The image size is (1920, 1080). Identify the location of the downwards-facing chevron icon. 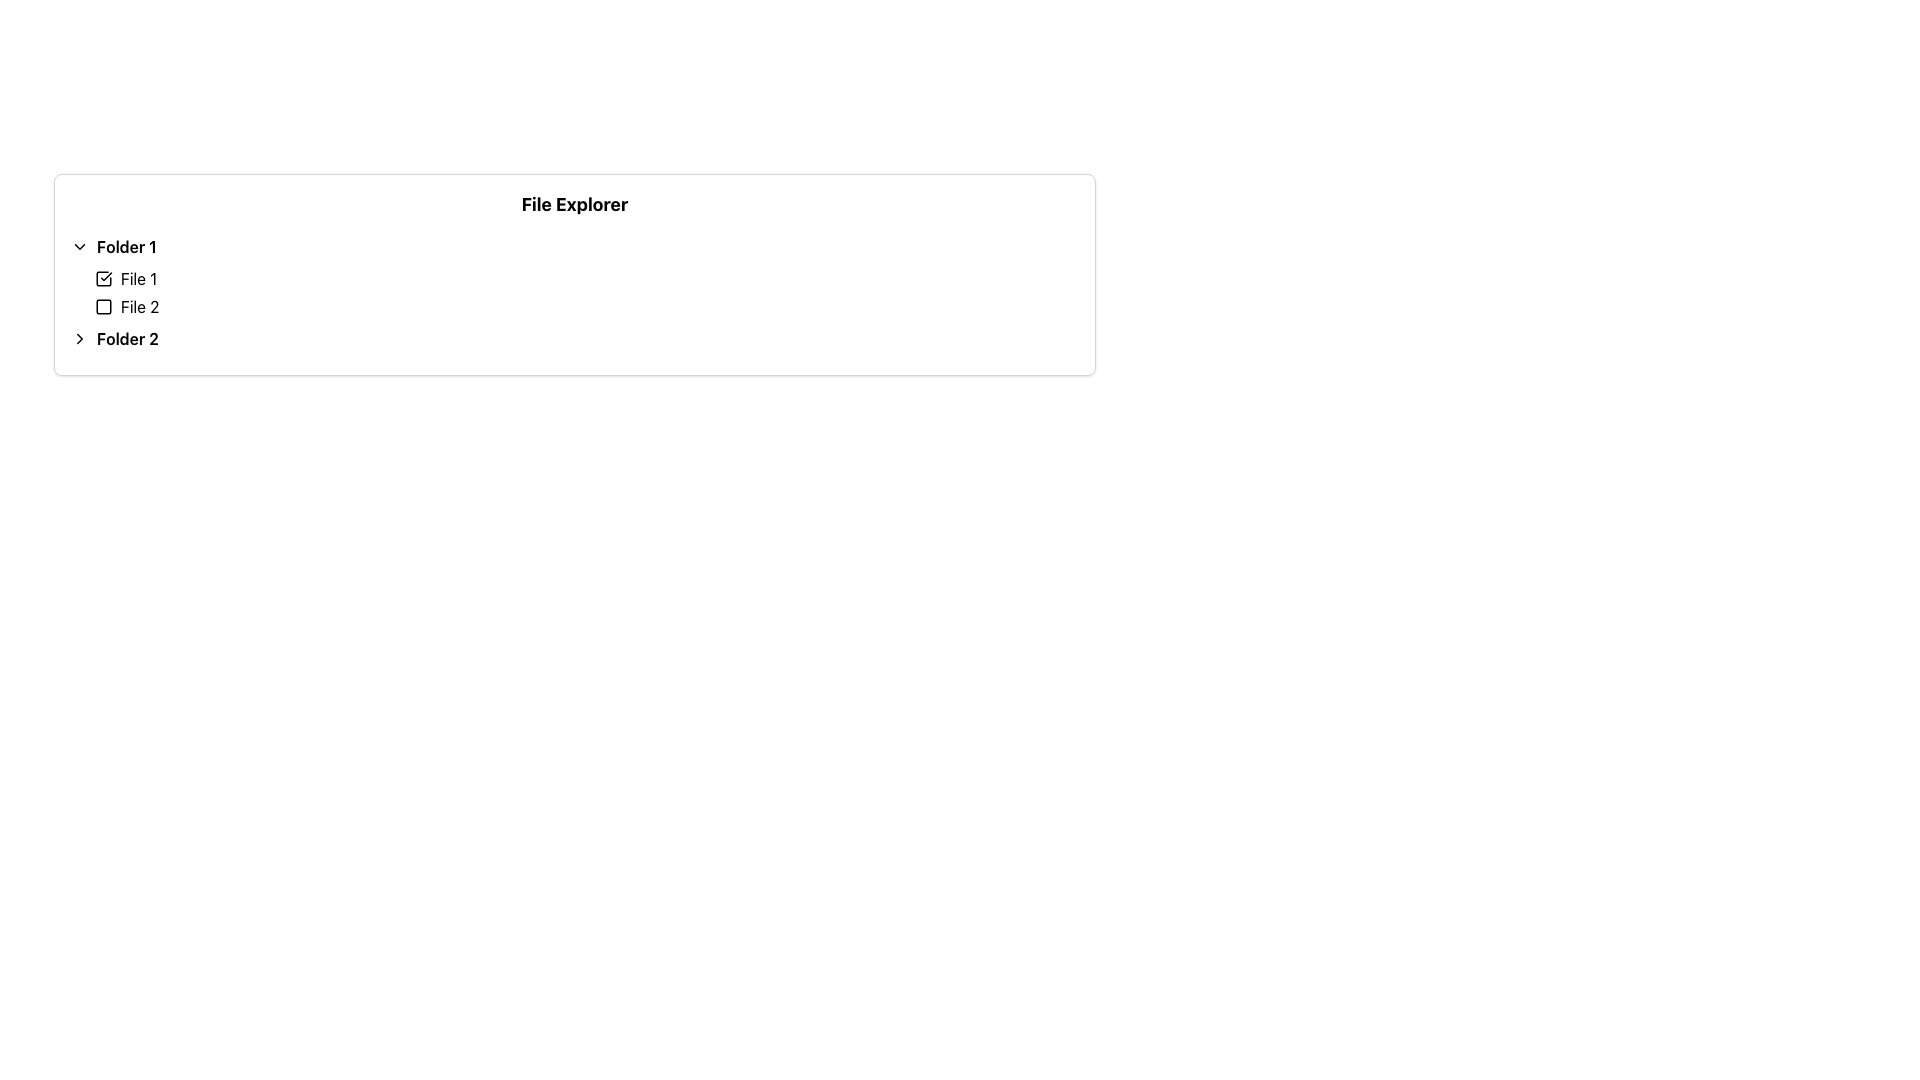
(80, 245).